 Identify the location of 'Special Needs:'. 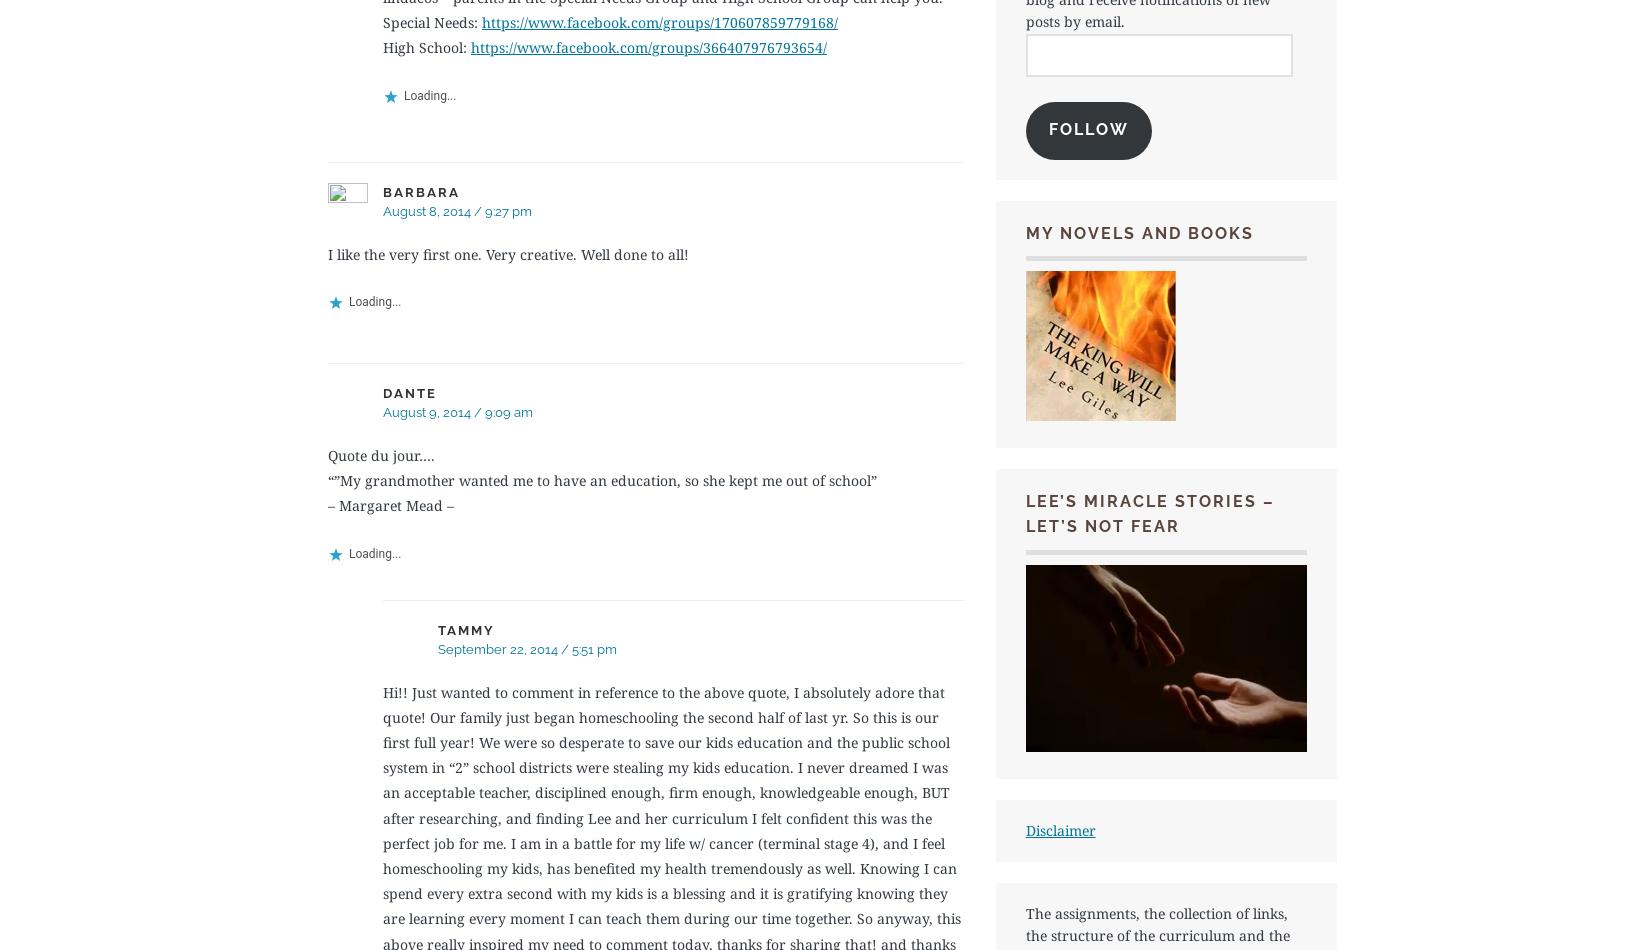
(431, 21).